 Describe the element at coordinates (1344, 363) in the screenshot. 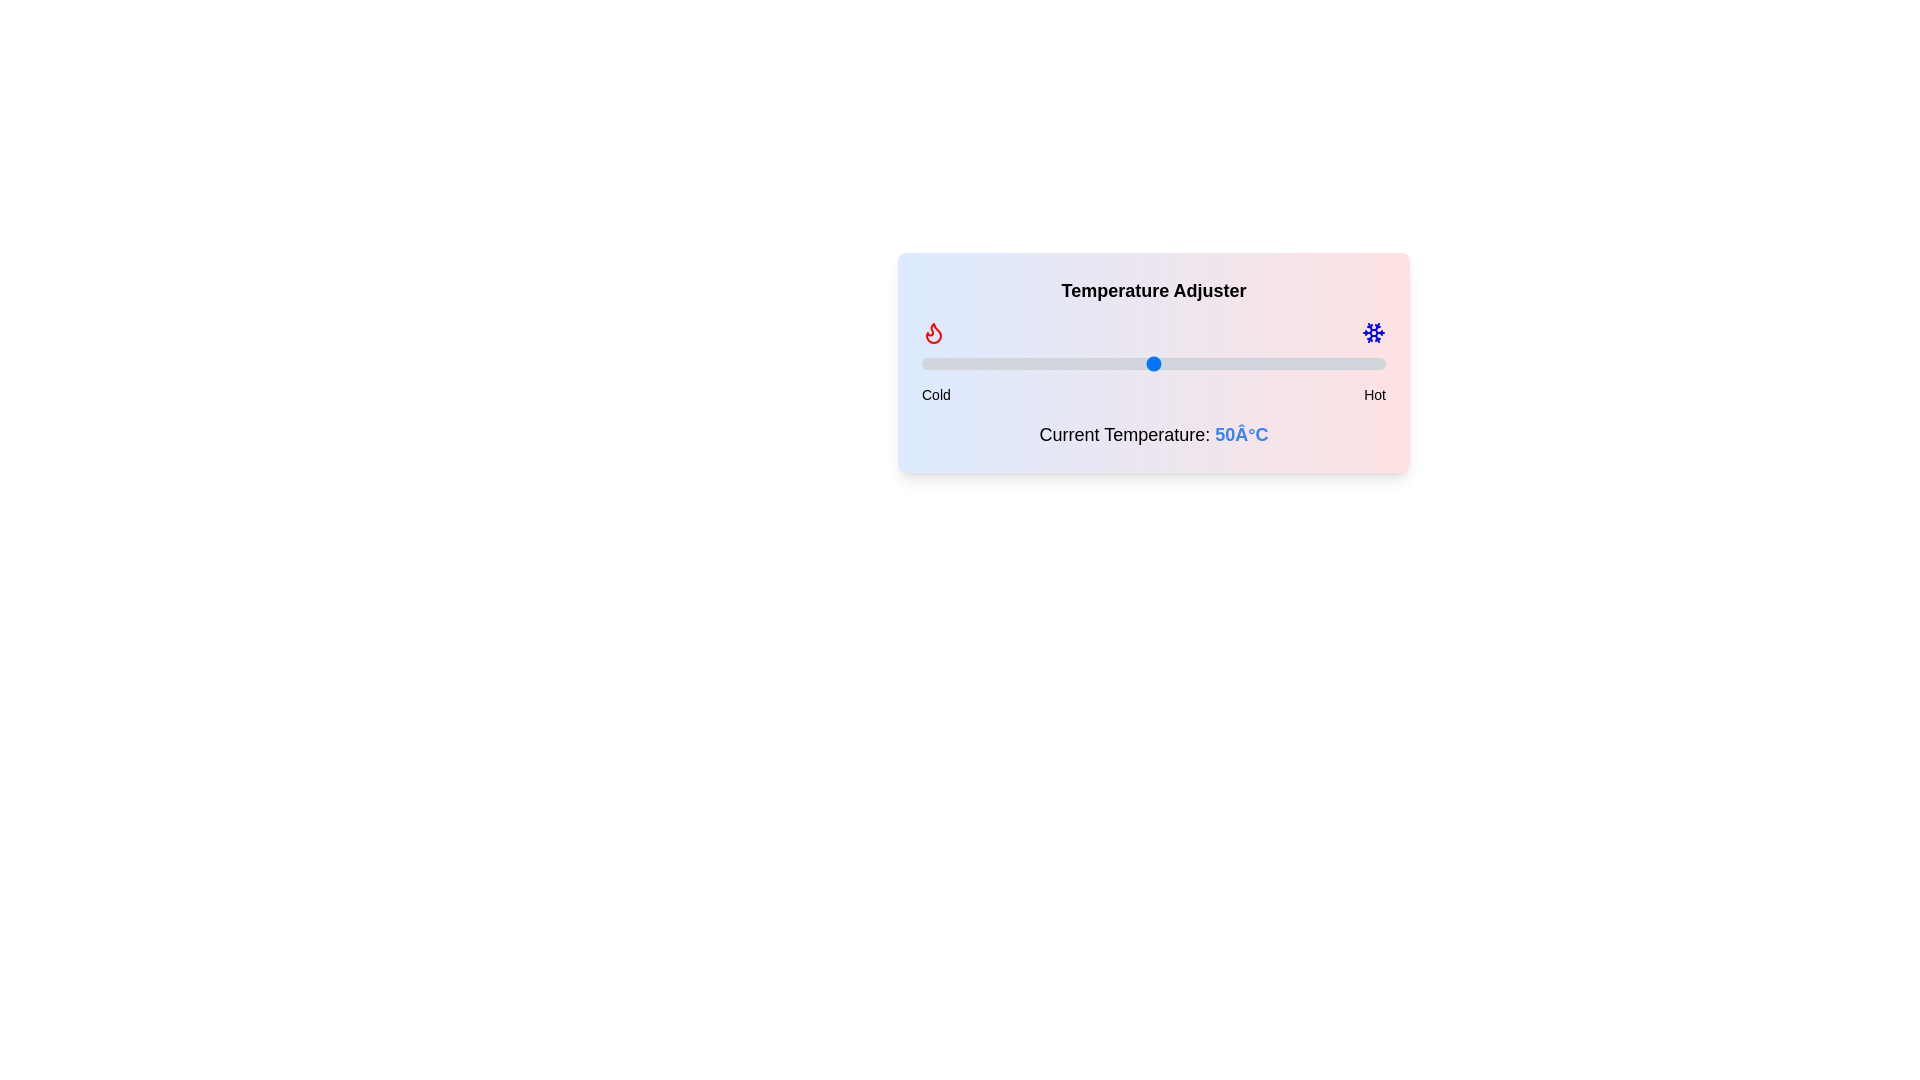

I see `the temperature slider to 91°C` at that location.